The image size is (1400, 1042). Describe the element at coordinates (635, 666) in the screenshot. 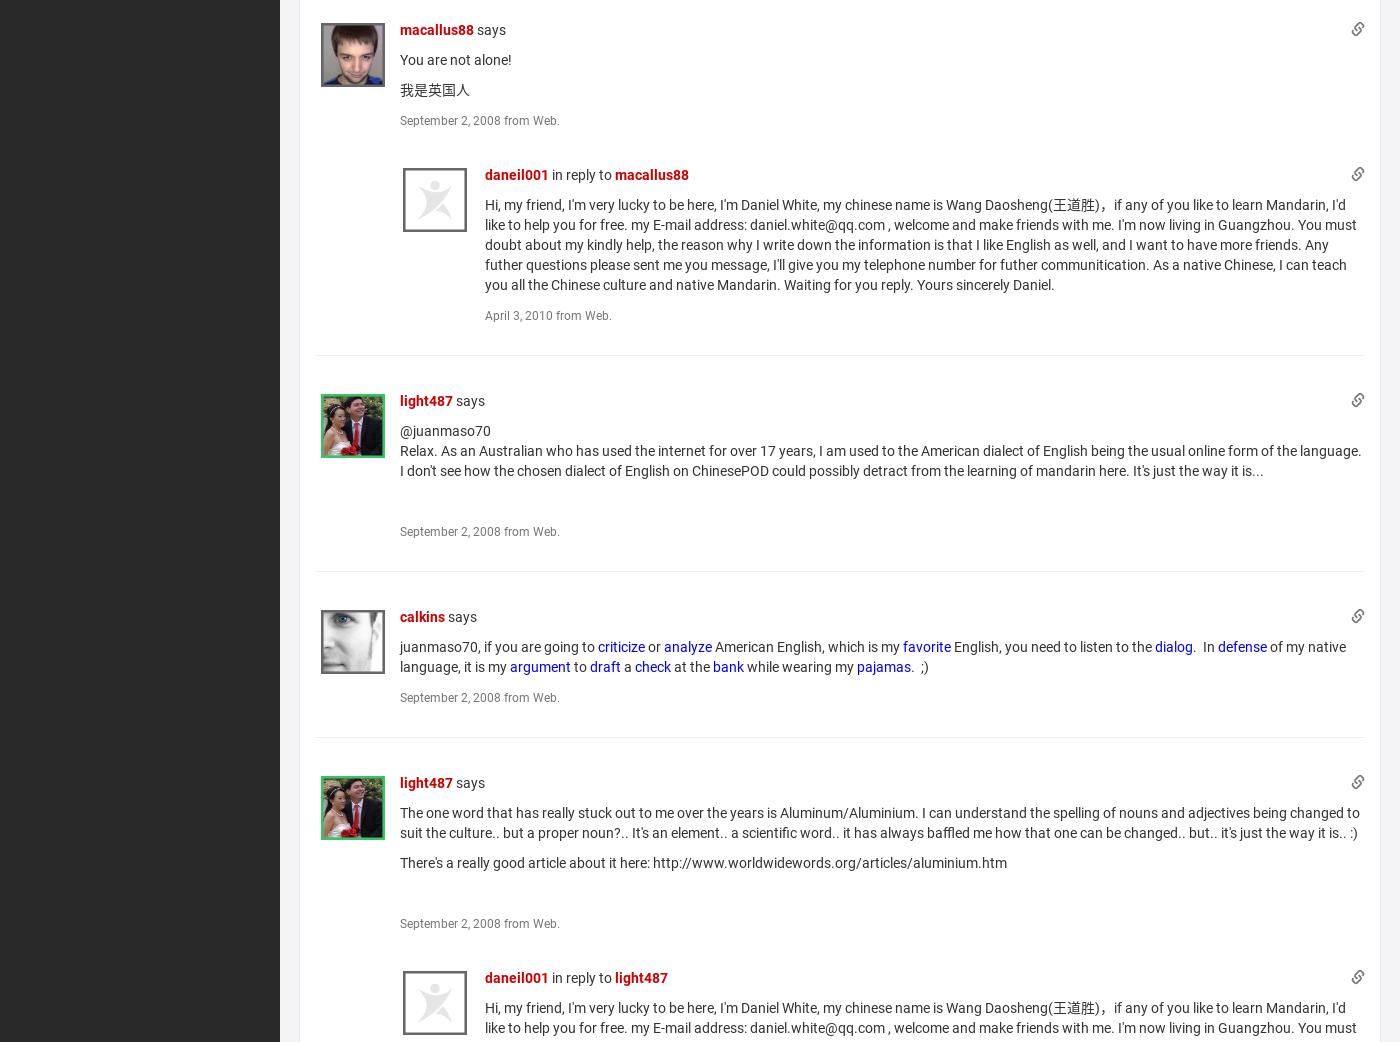

I see `'check'` at that location.